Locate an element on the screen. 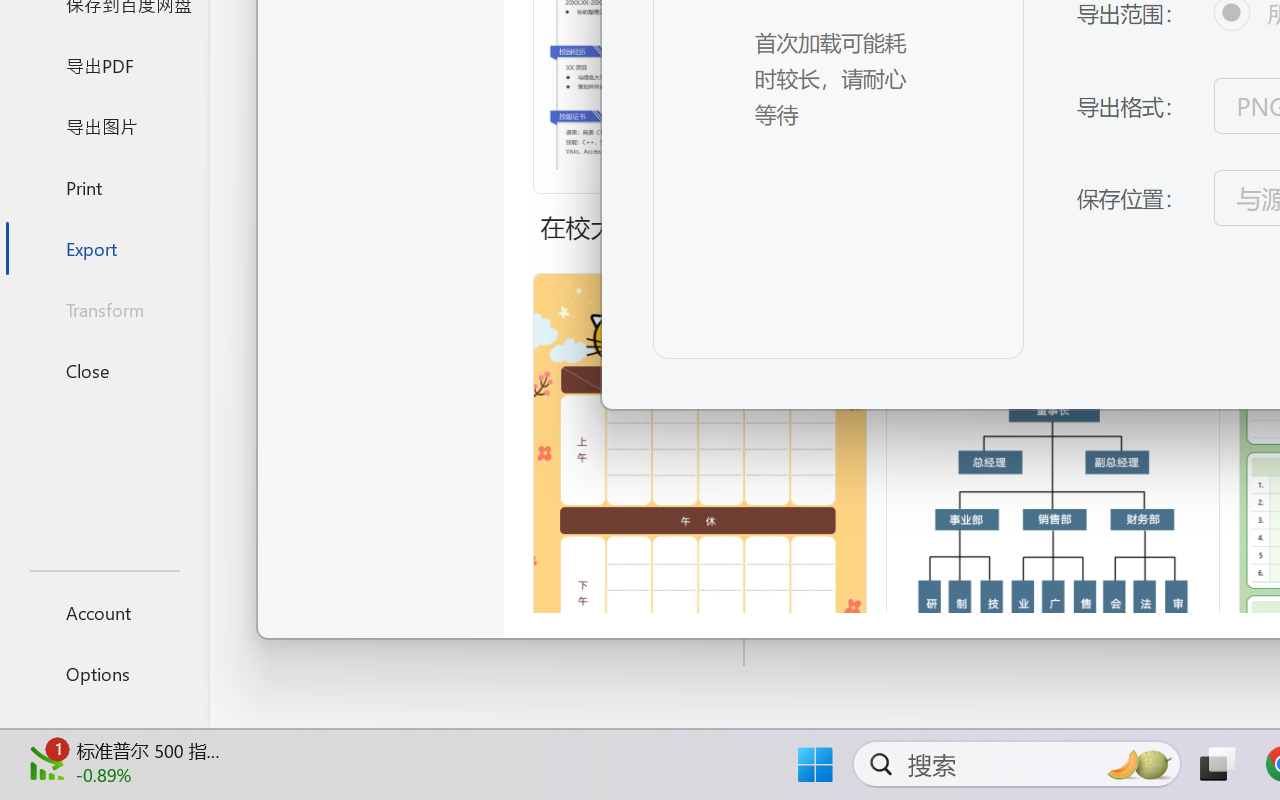 Image resolution: width=1280 pixels, height=800 pixels. 'Account' is located at coordinates (103, 612).